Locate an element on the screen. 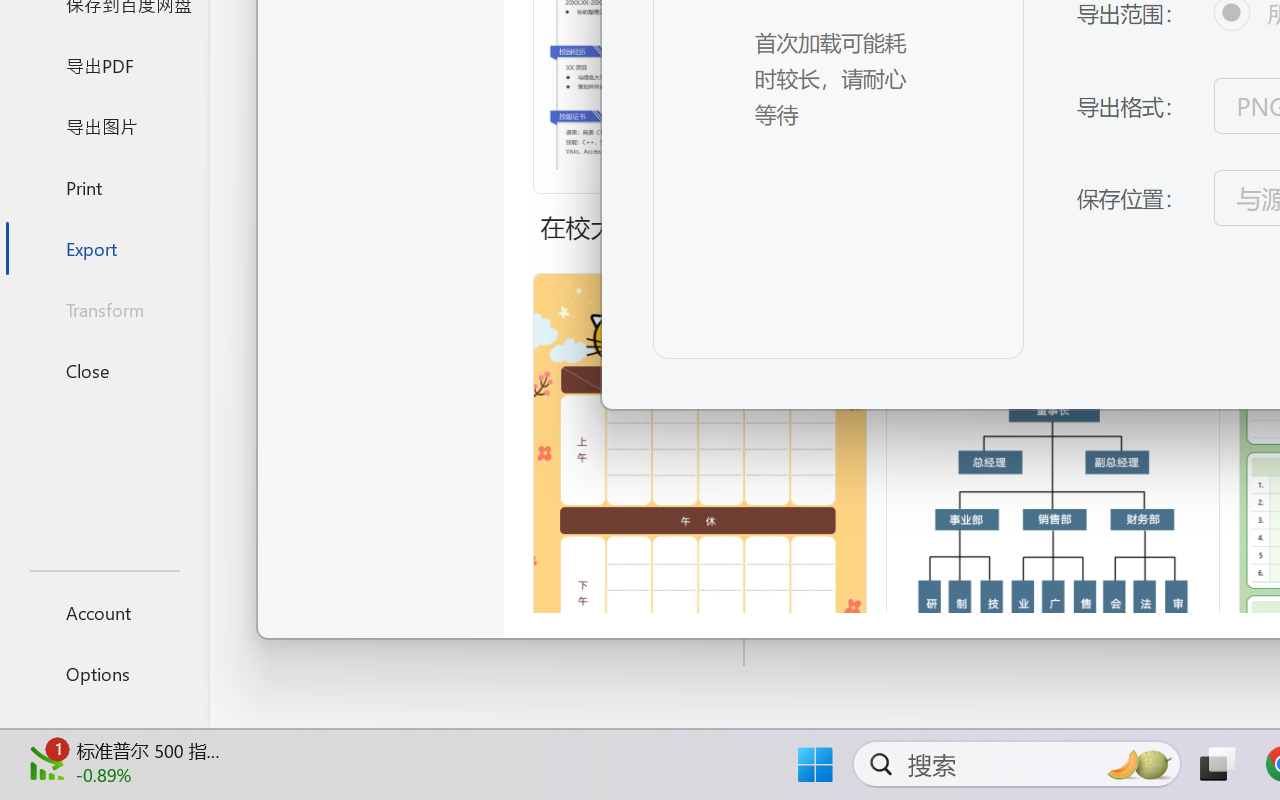 Image resolution: width=1280 pixels, height=800 pixels. 'Account' is located at coordinates (103, 612).